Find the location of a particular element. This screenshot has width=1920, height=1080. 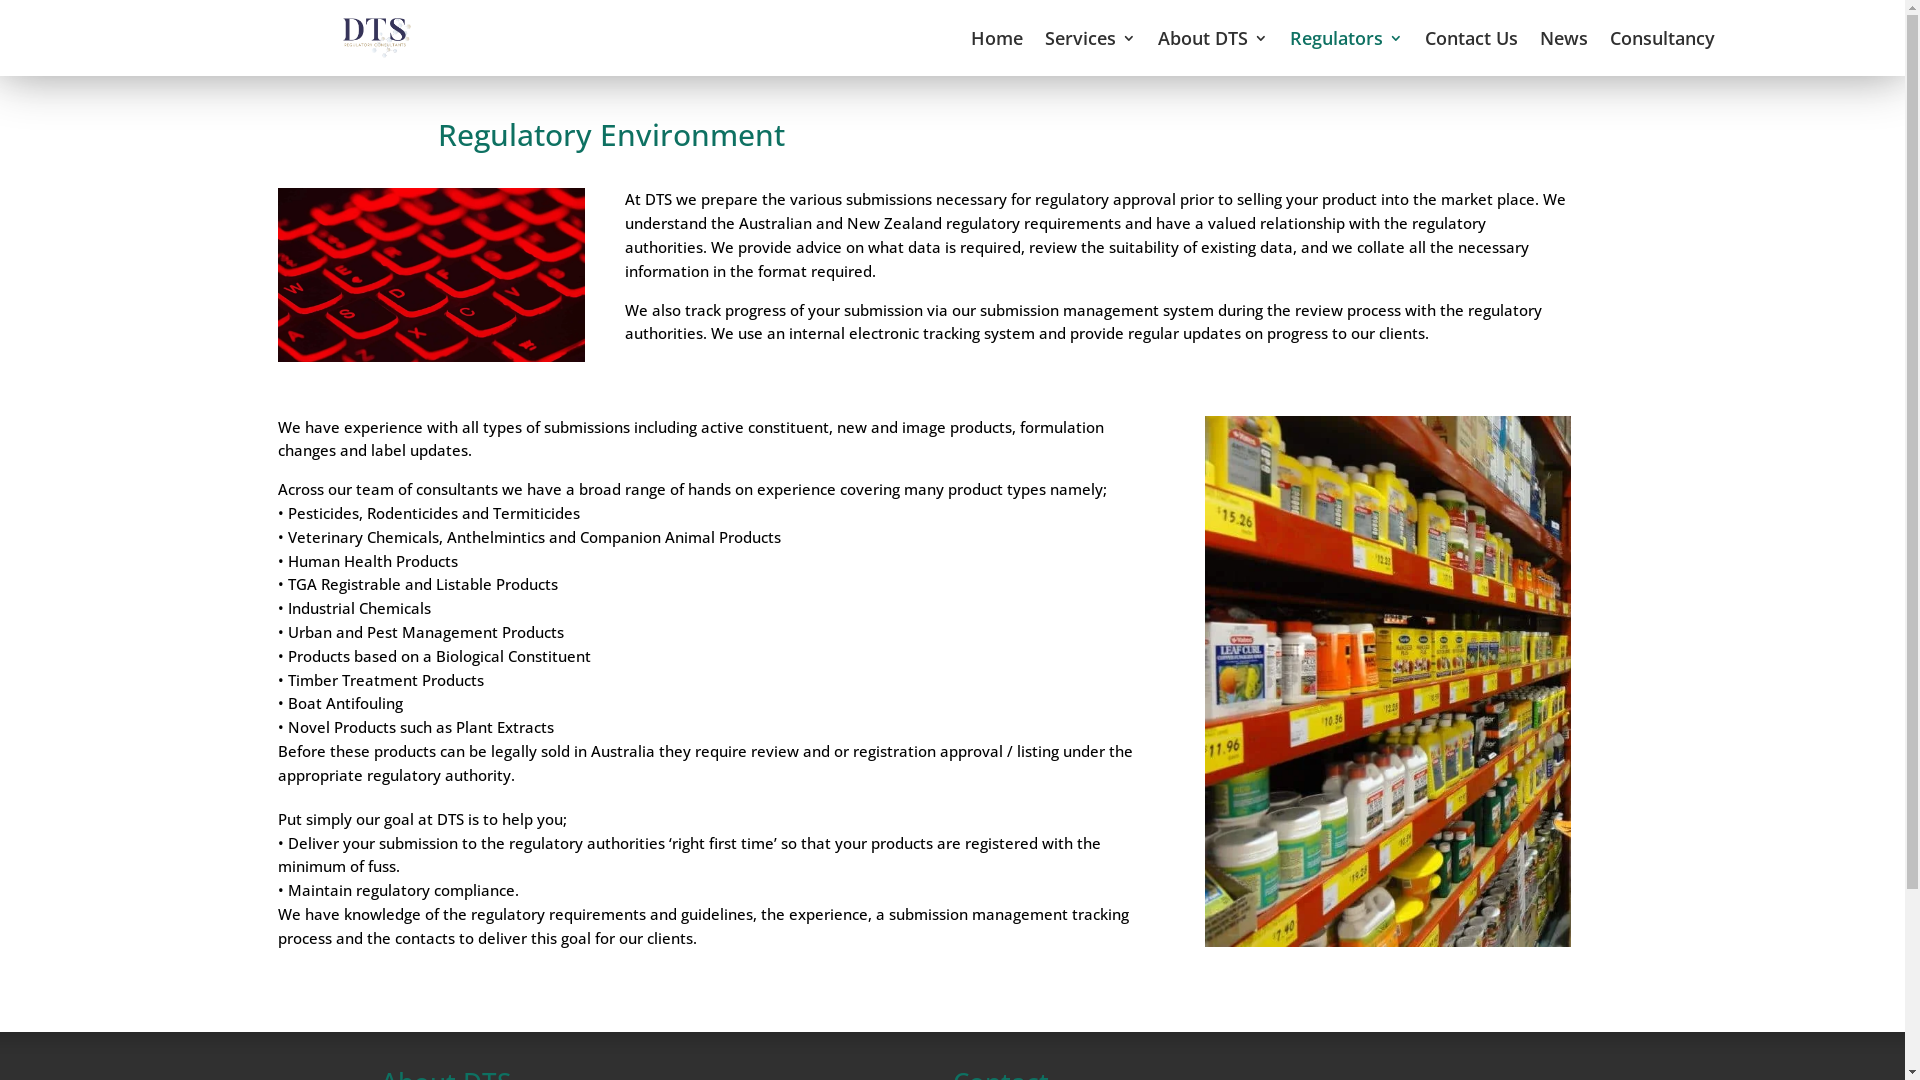

'Consultancy' is located at coordinates (1662, 38).